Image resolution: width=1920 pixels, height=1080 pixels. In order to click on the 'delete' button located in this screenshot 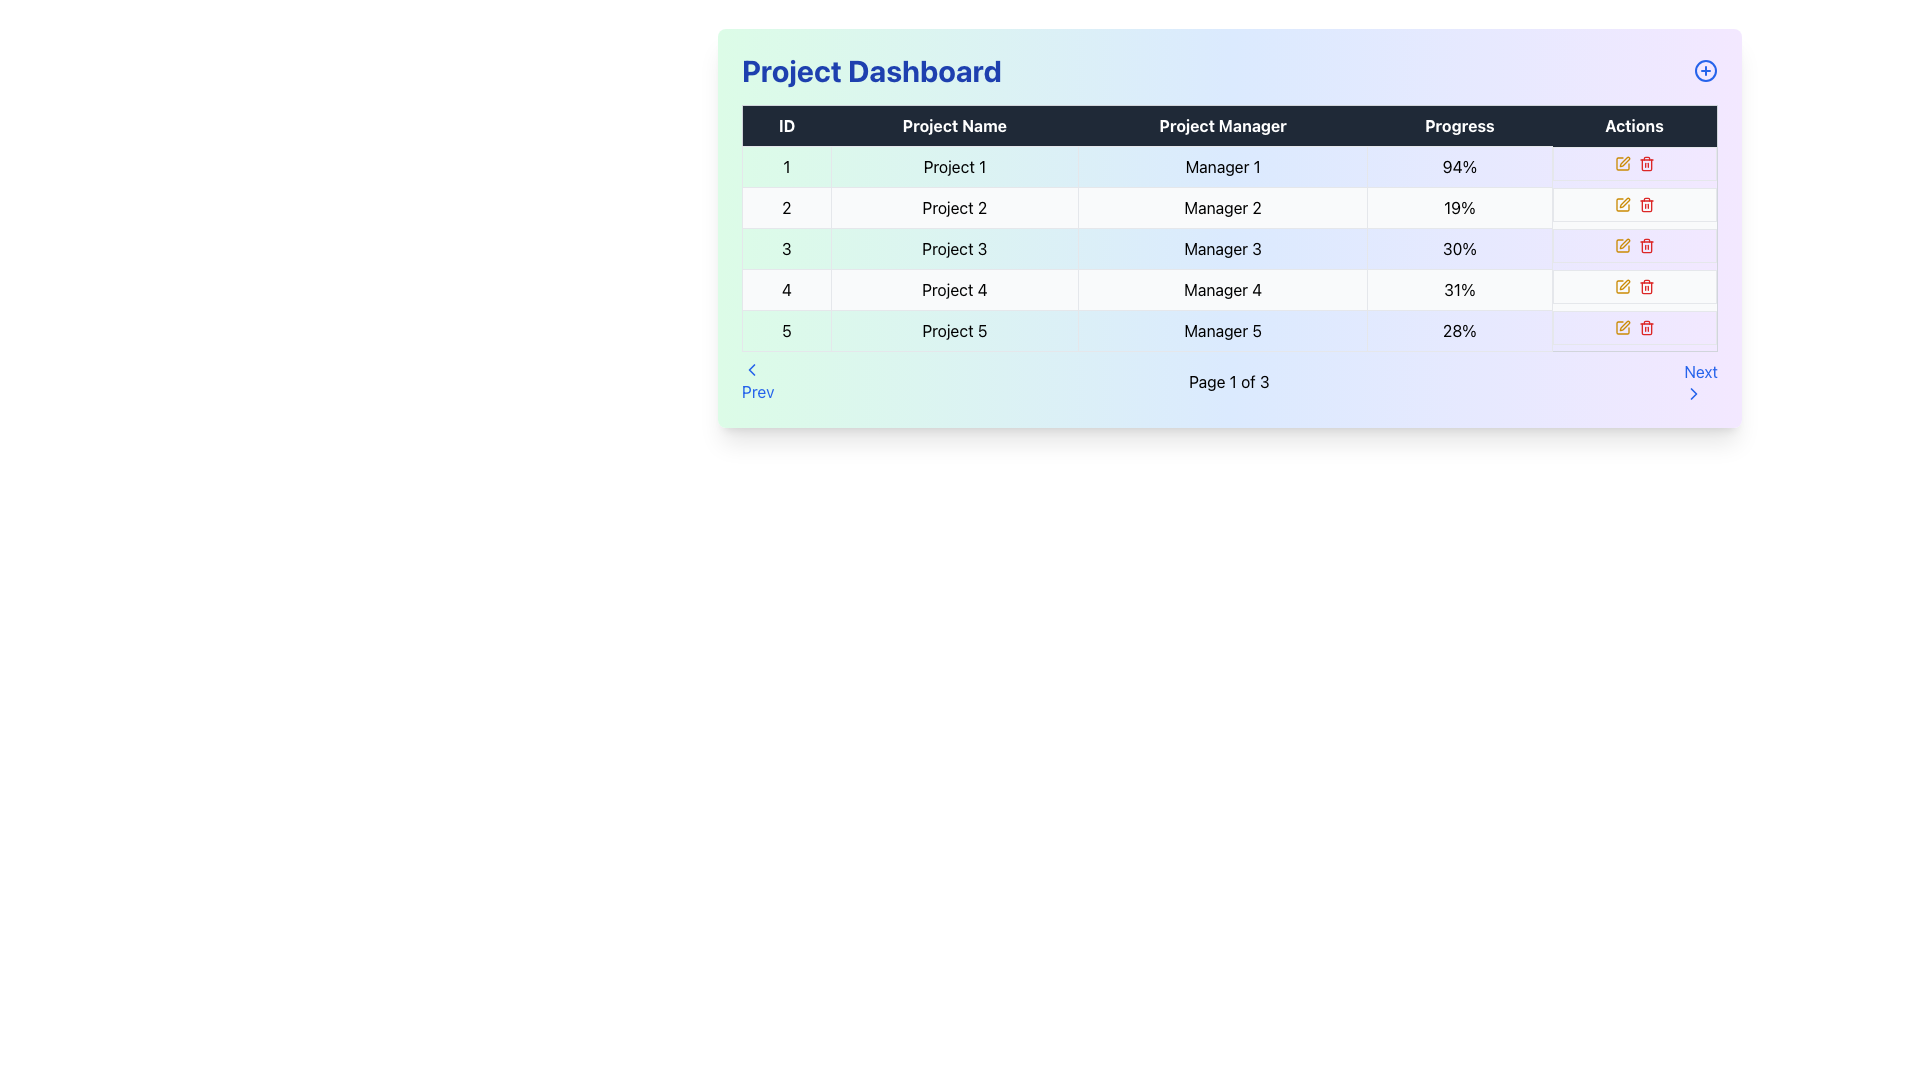, I will do `click(1646, 326)`.